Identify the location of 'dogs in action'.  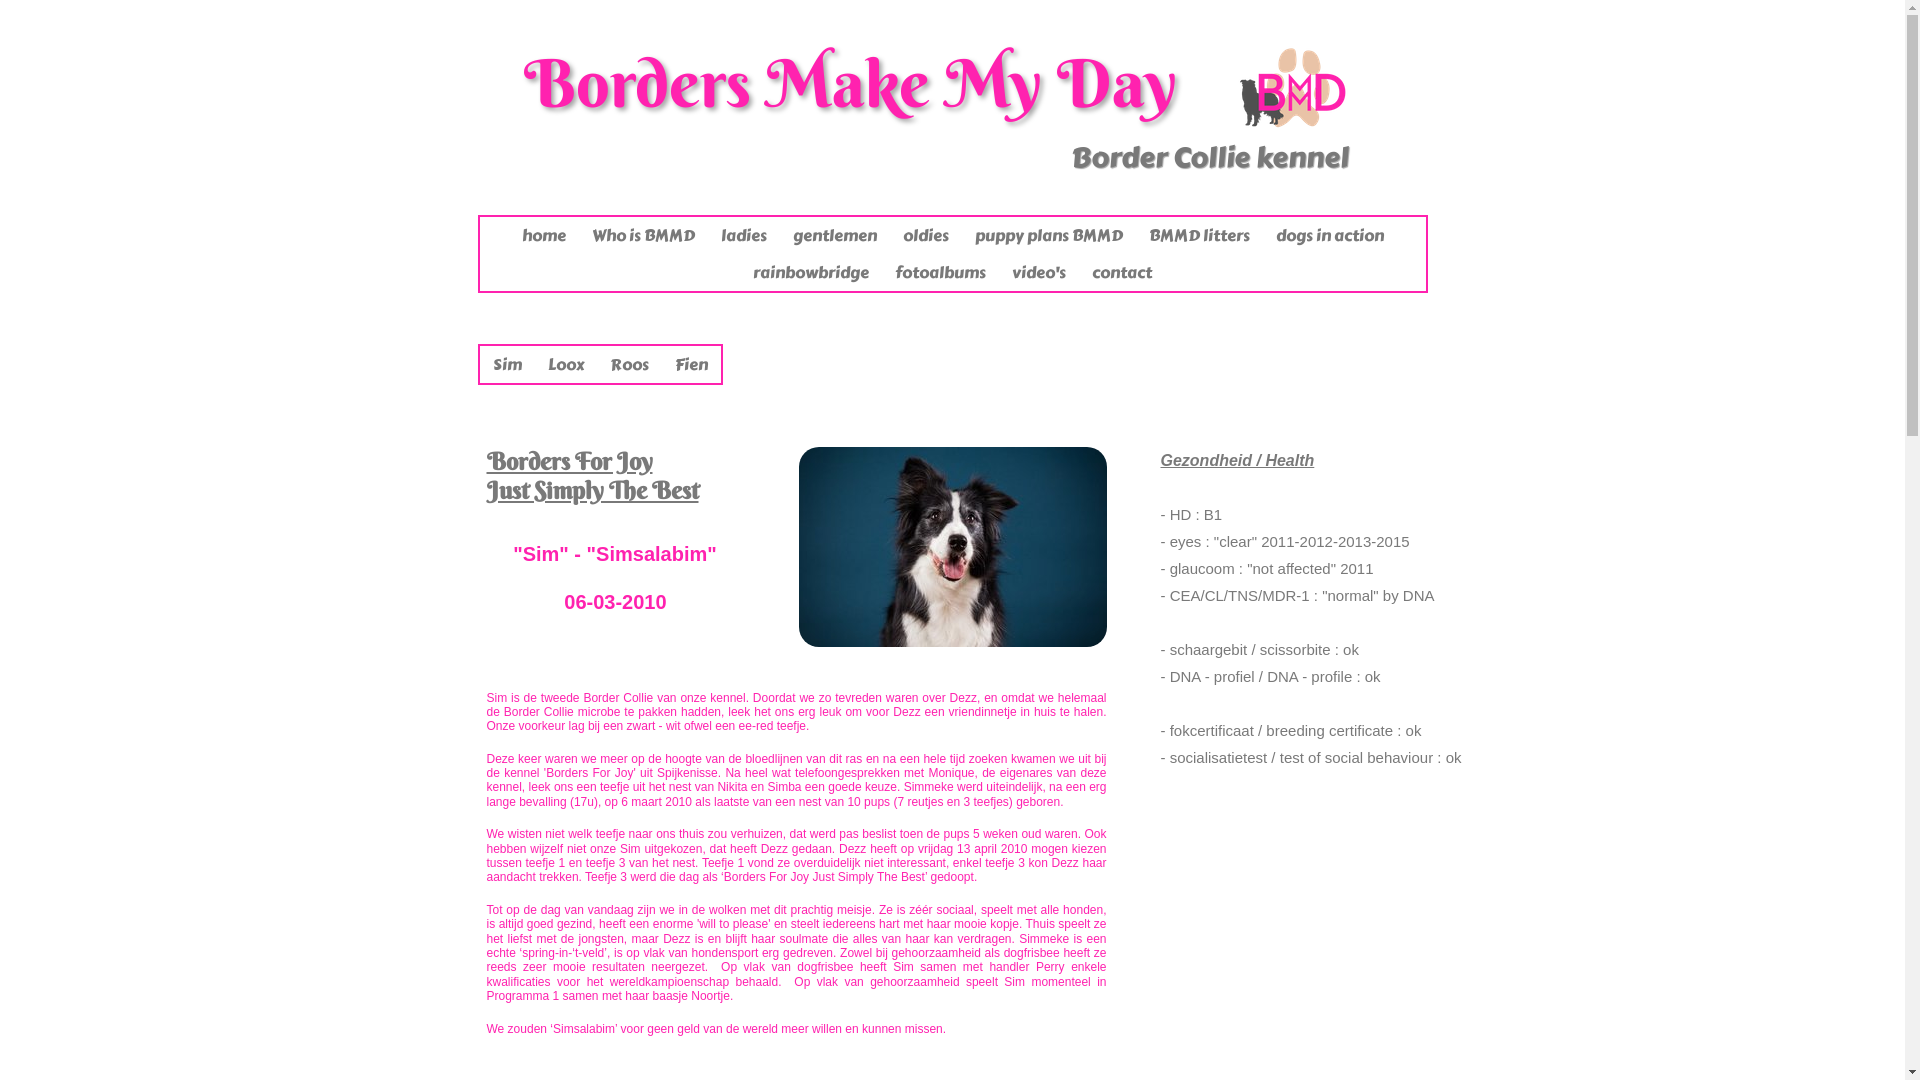
(1261, 234).